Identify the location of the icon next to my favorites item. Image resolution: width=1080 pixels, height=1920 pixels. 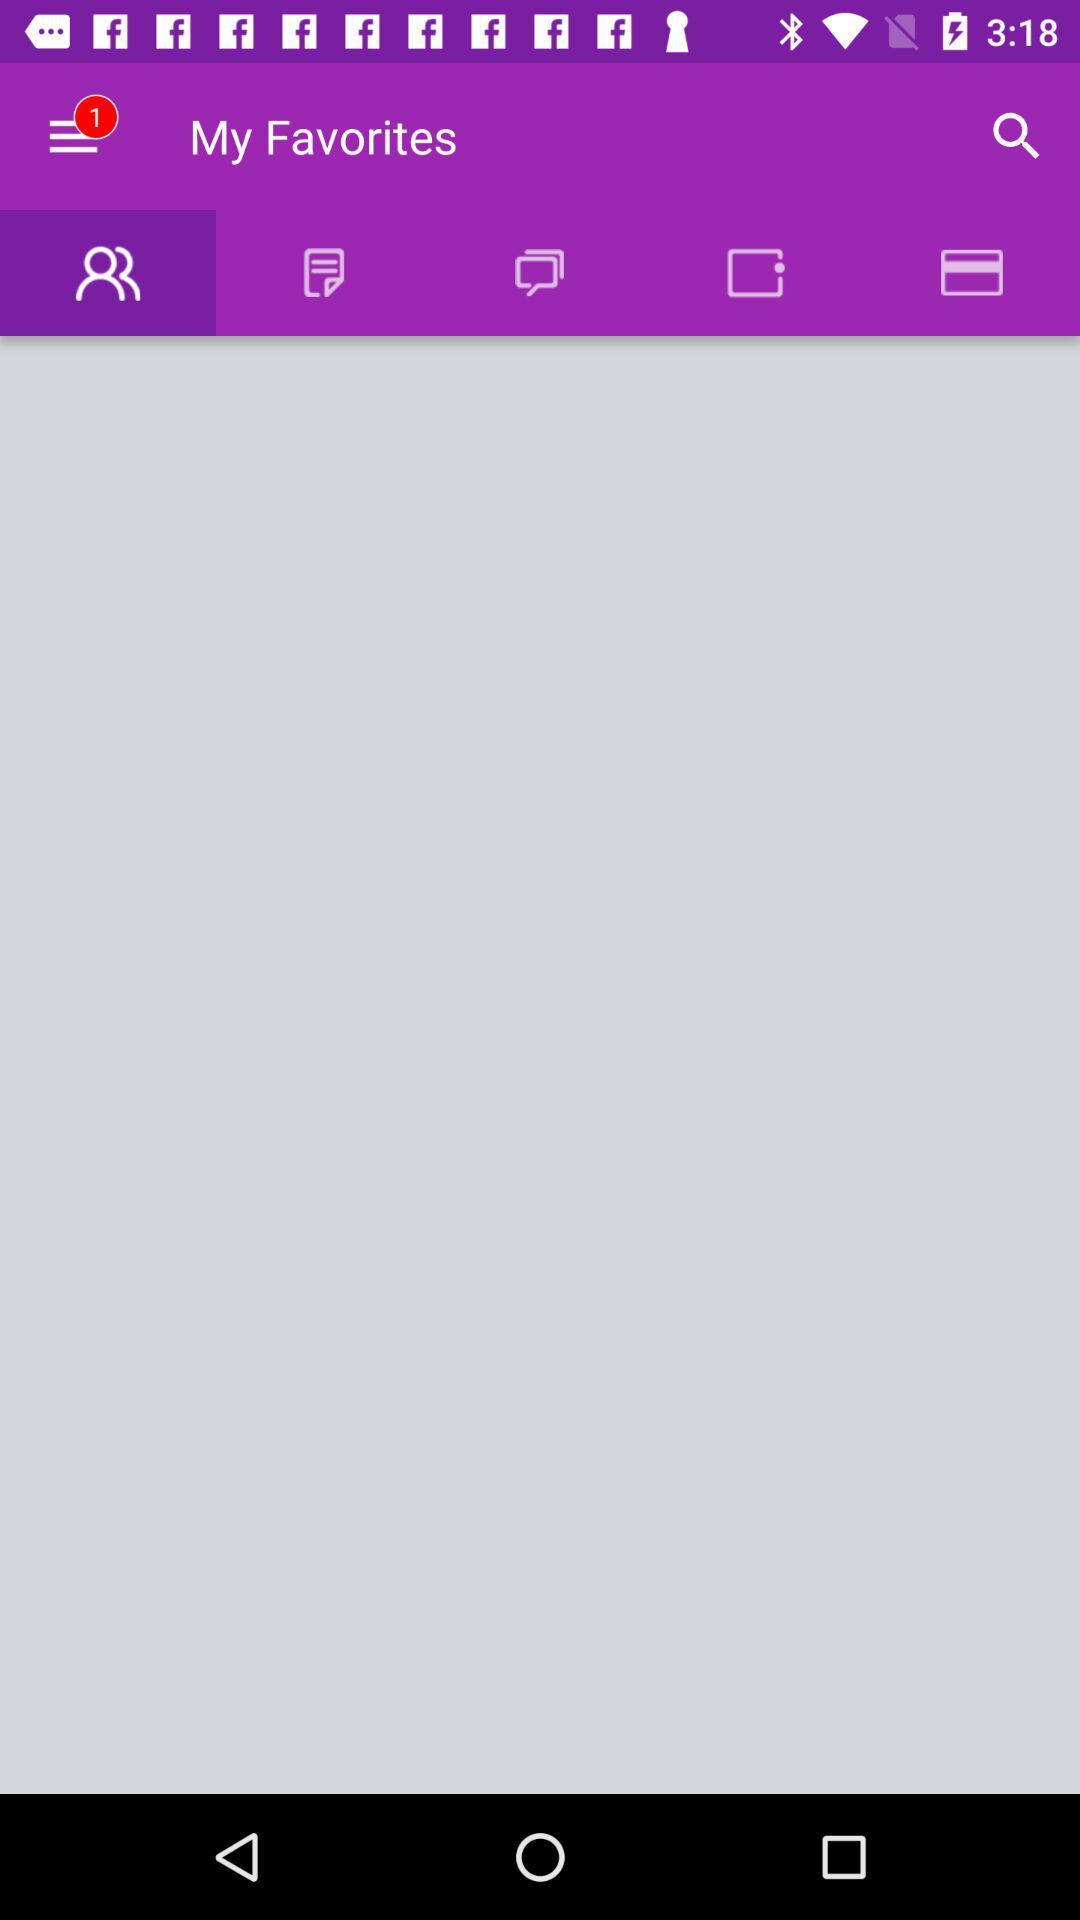
(1017, 135).